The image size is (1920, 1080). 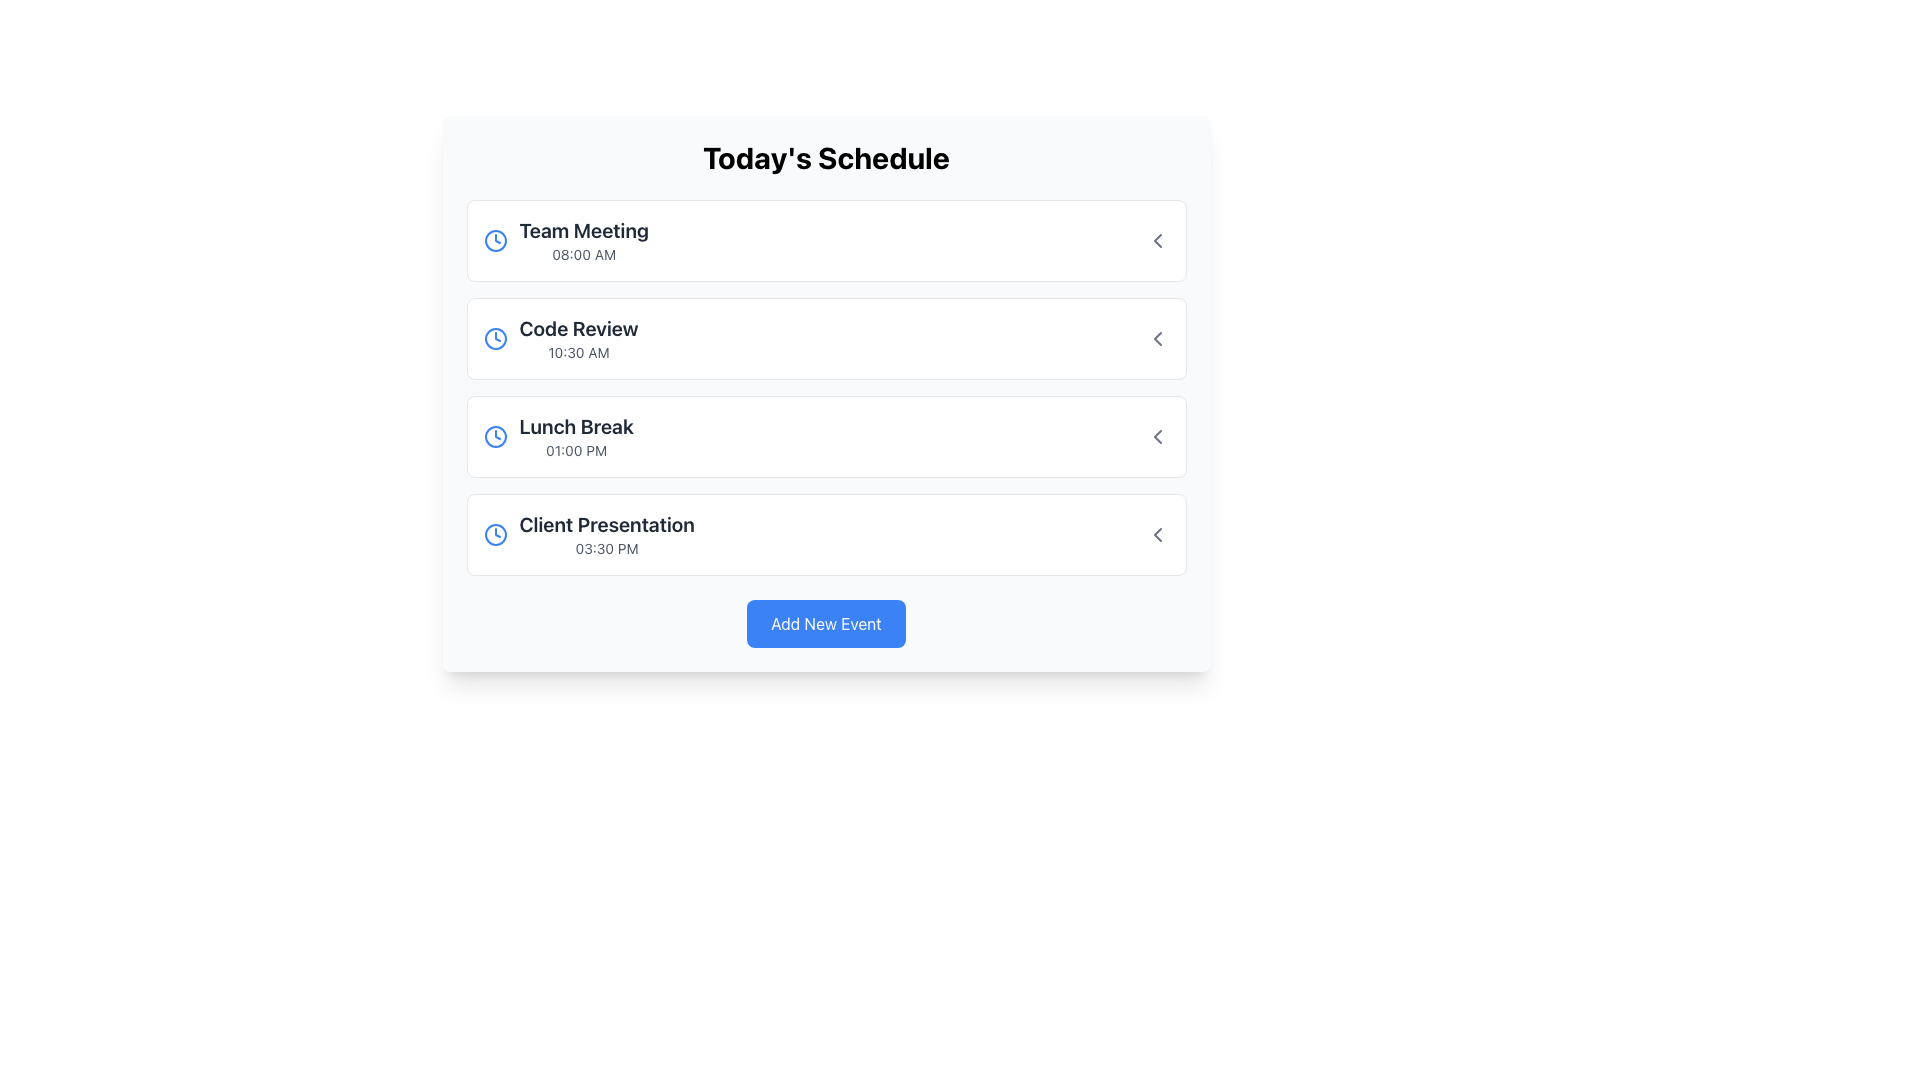 What do you see at coordinates (578, 338) in the screenshot?
I see `event's time and title from the Descriptive Text Block displaying 'Code Review' scheduled for 10:30 AM, located as the second item in the vertical list under 'Today's Schedule.'` at bounding box center [578, 338].